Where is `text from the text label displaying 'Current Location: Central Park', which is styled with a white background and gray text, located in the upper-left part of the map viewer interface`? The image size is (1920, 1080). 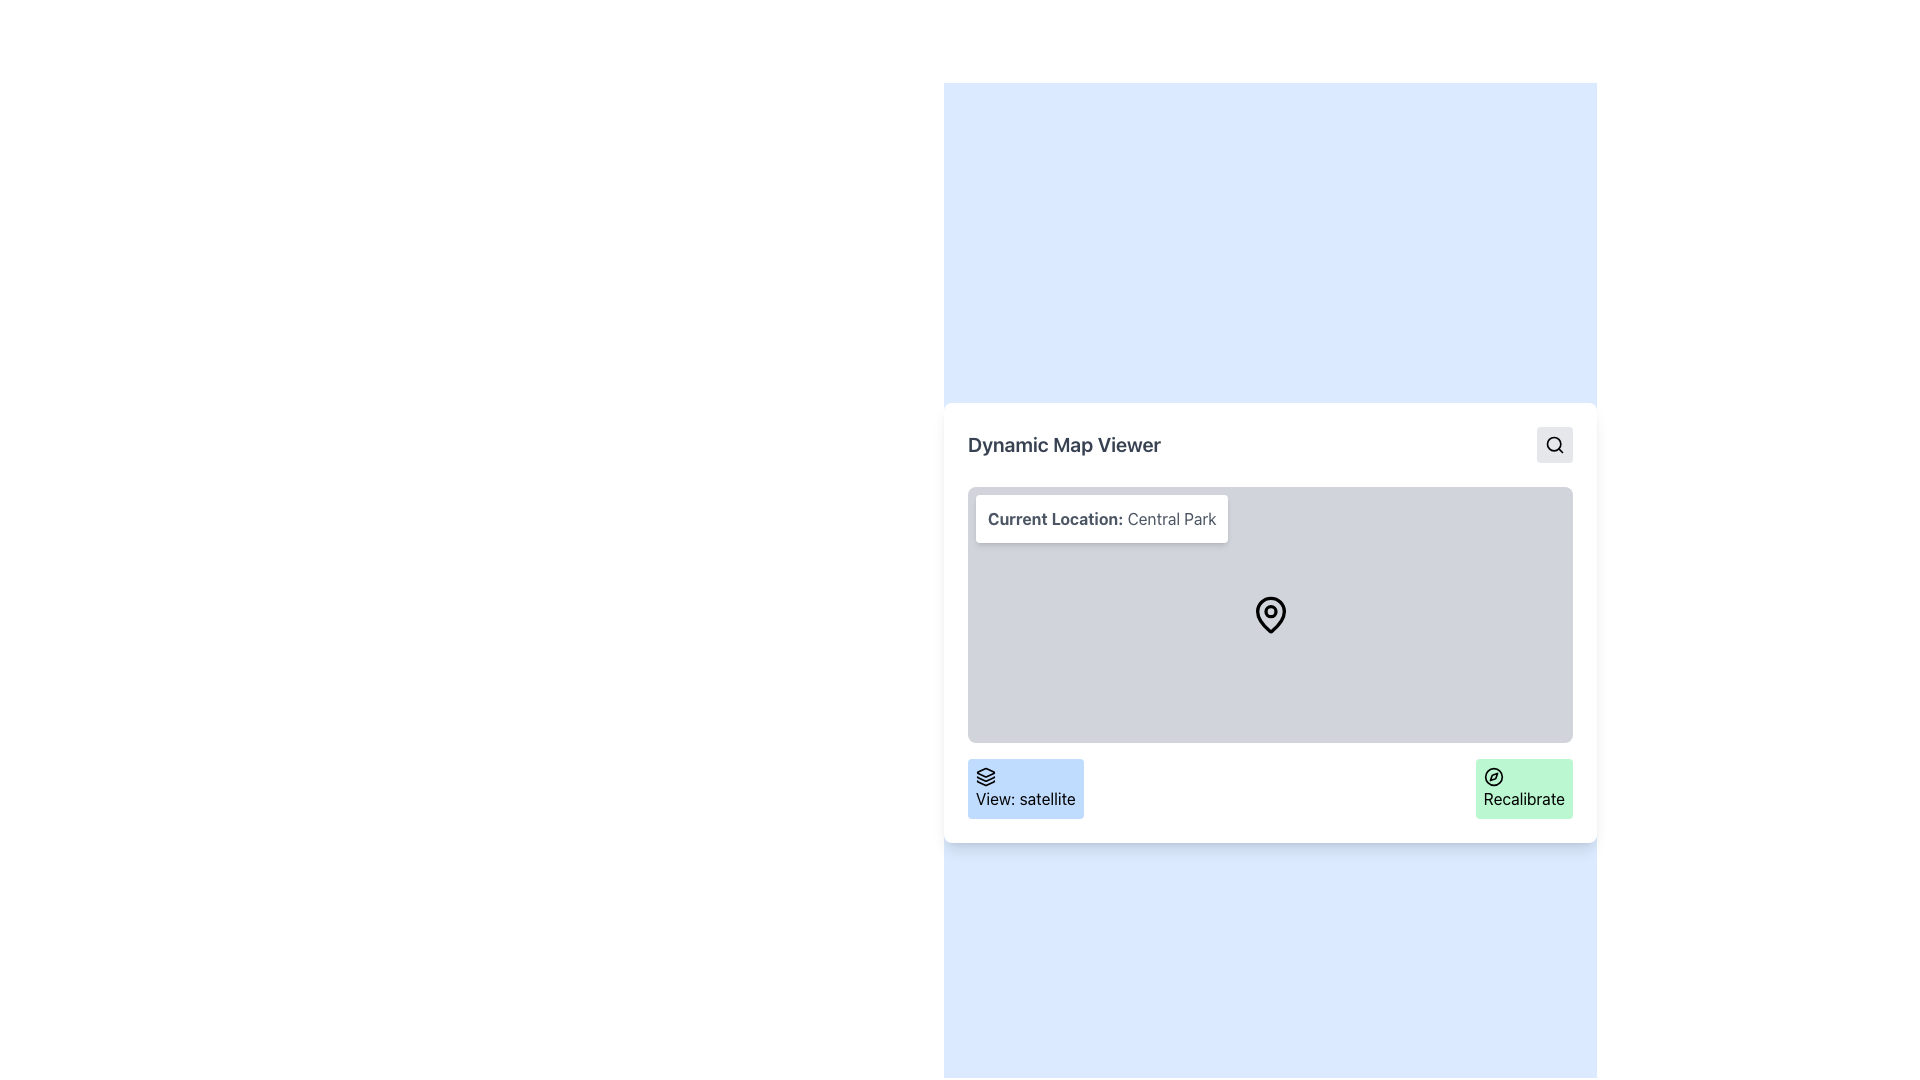 text from the text label displaying 'Current Location: Central Park', which is styled with a white background and gray text, located in the upper-left part of the map viewer interface is located at coordinates (1101, 518).